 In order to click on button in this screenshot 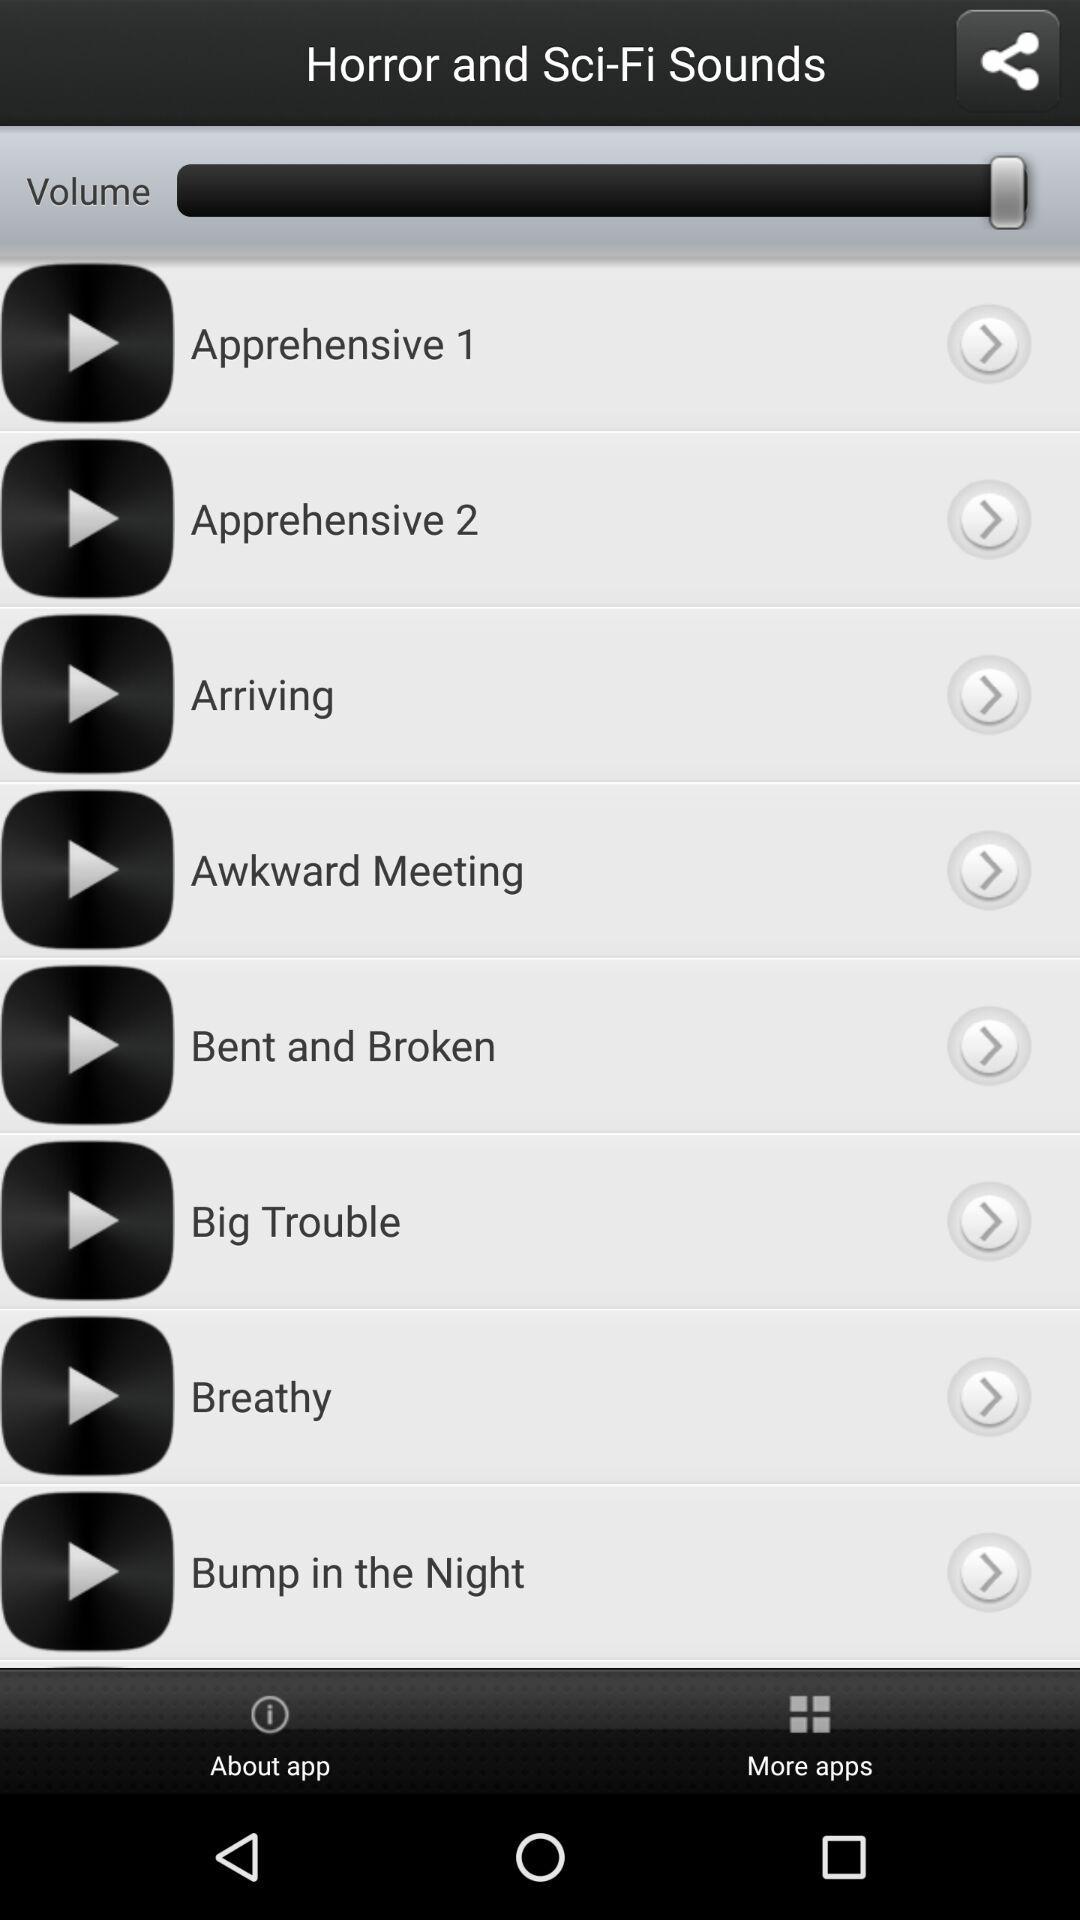, I will do `click(987, 1570)`.